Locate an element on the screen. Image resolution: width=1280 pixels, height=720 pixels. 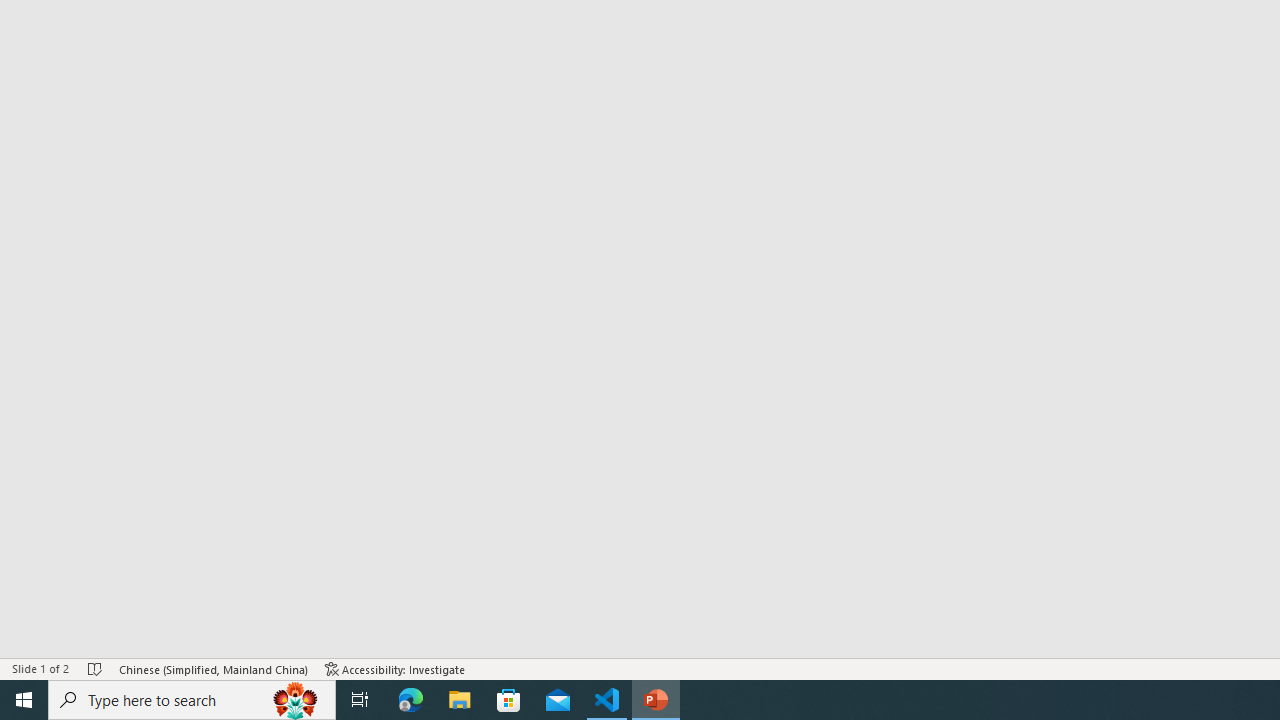
'Spell Check No Errors' is located at coordinates (95, 669).